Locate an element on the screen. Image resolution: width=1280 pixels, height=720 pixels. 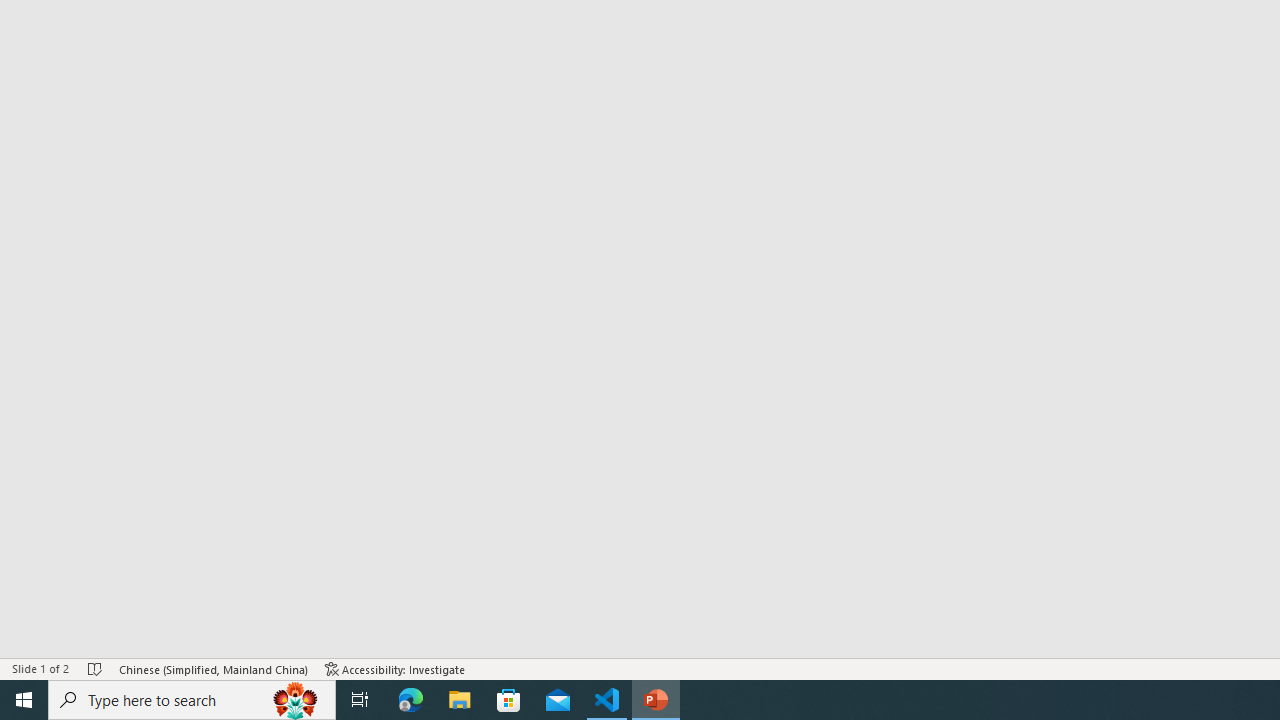
'Spell Check No Errors' is located at coordinates (95, 669).